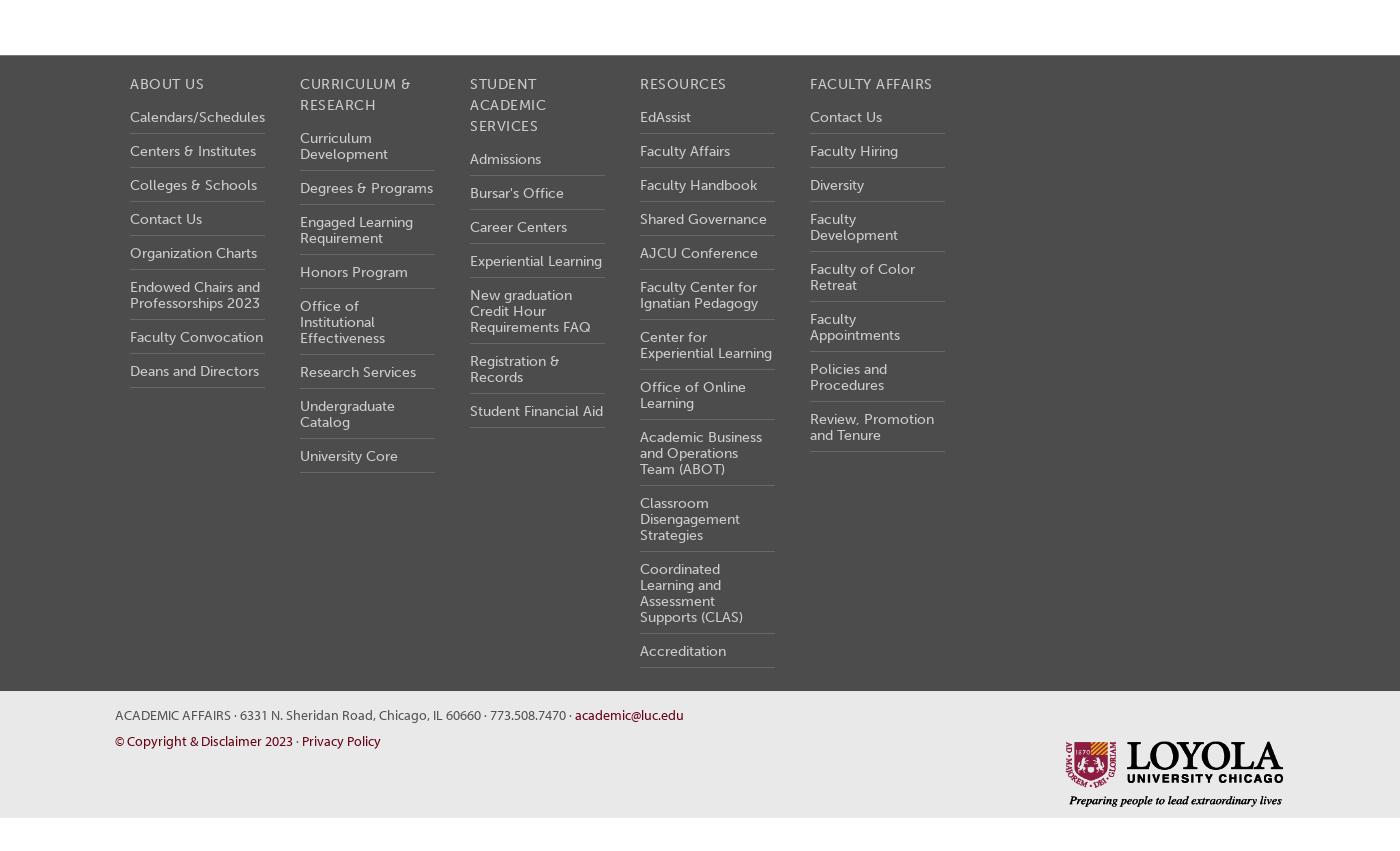 The image size is (1400, 851). I want to click on 'Chicago', so click(403, 712).